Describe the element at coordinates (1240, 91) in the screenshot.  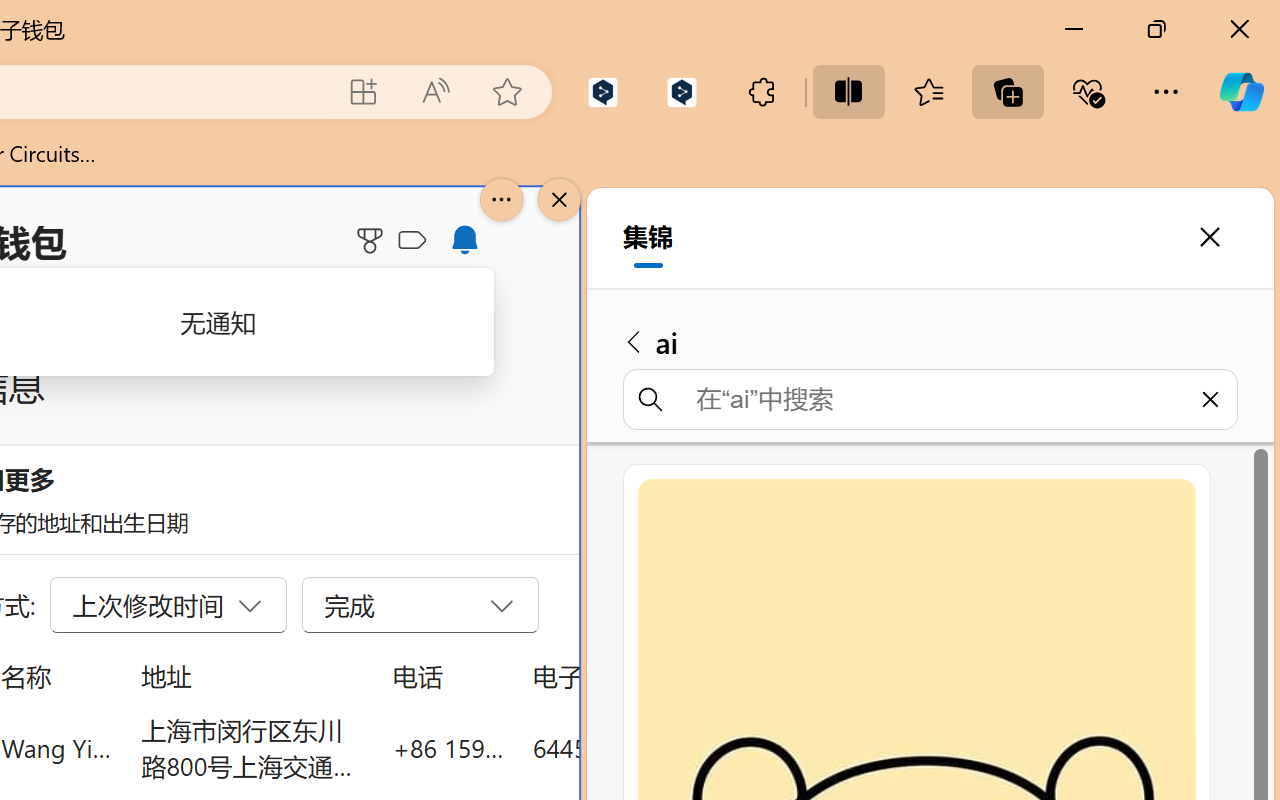
I see `'Copilot (Ctrl+Shift+.)'` at that location.